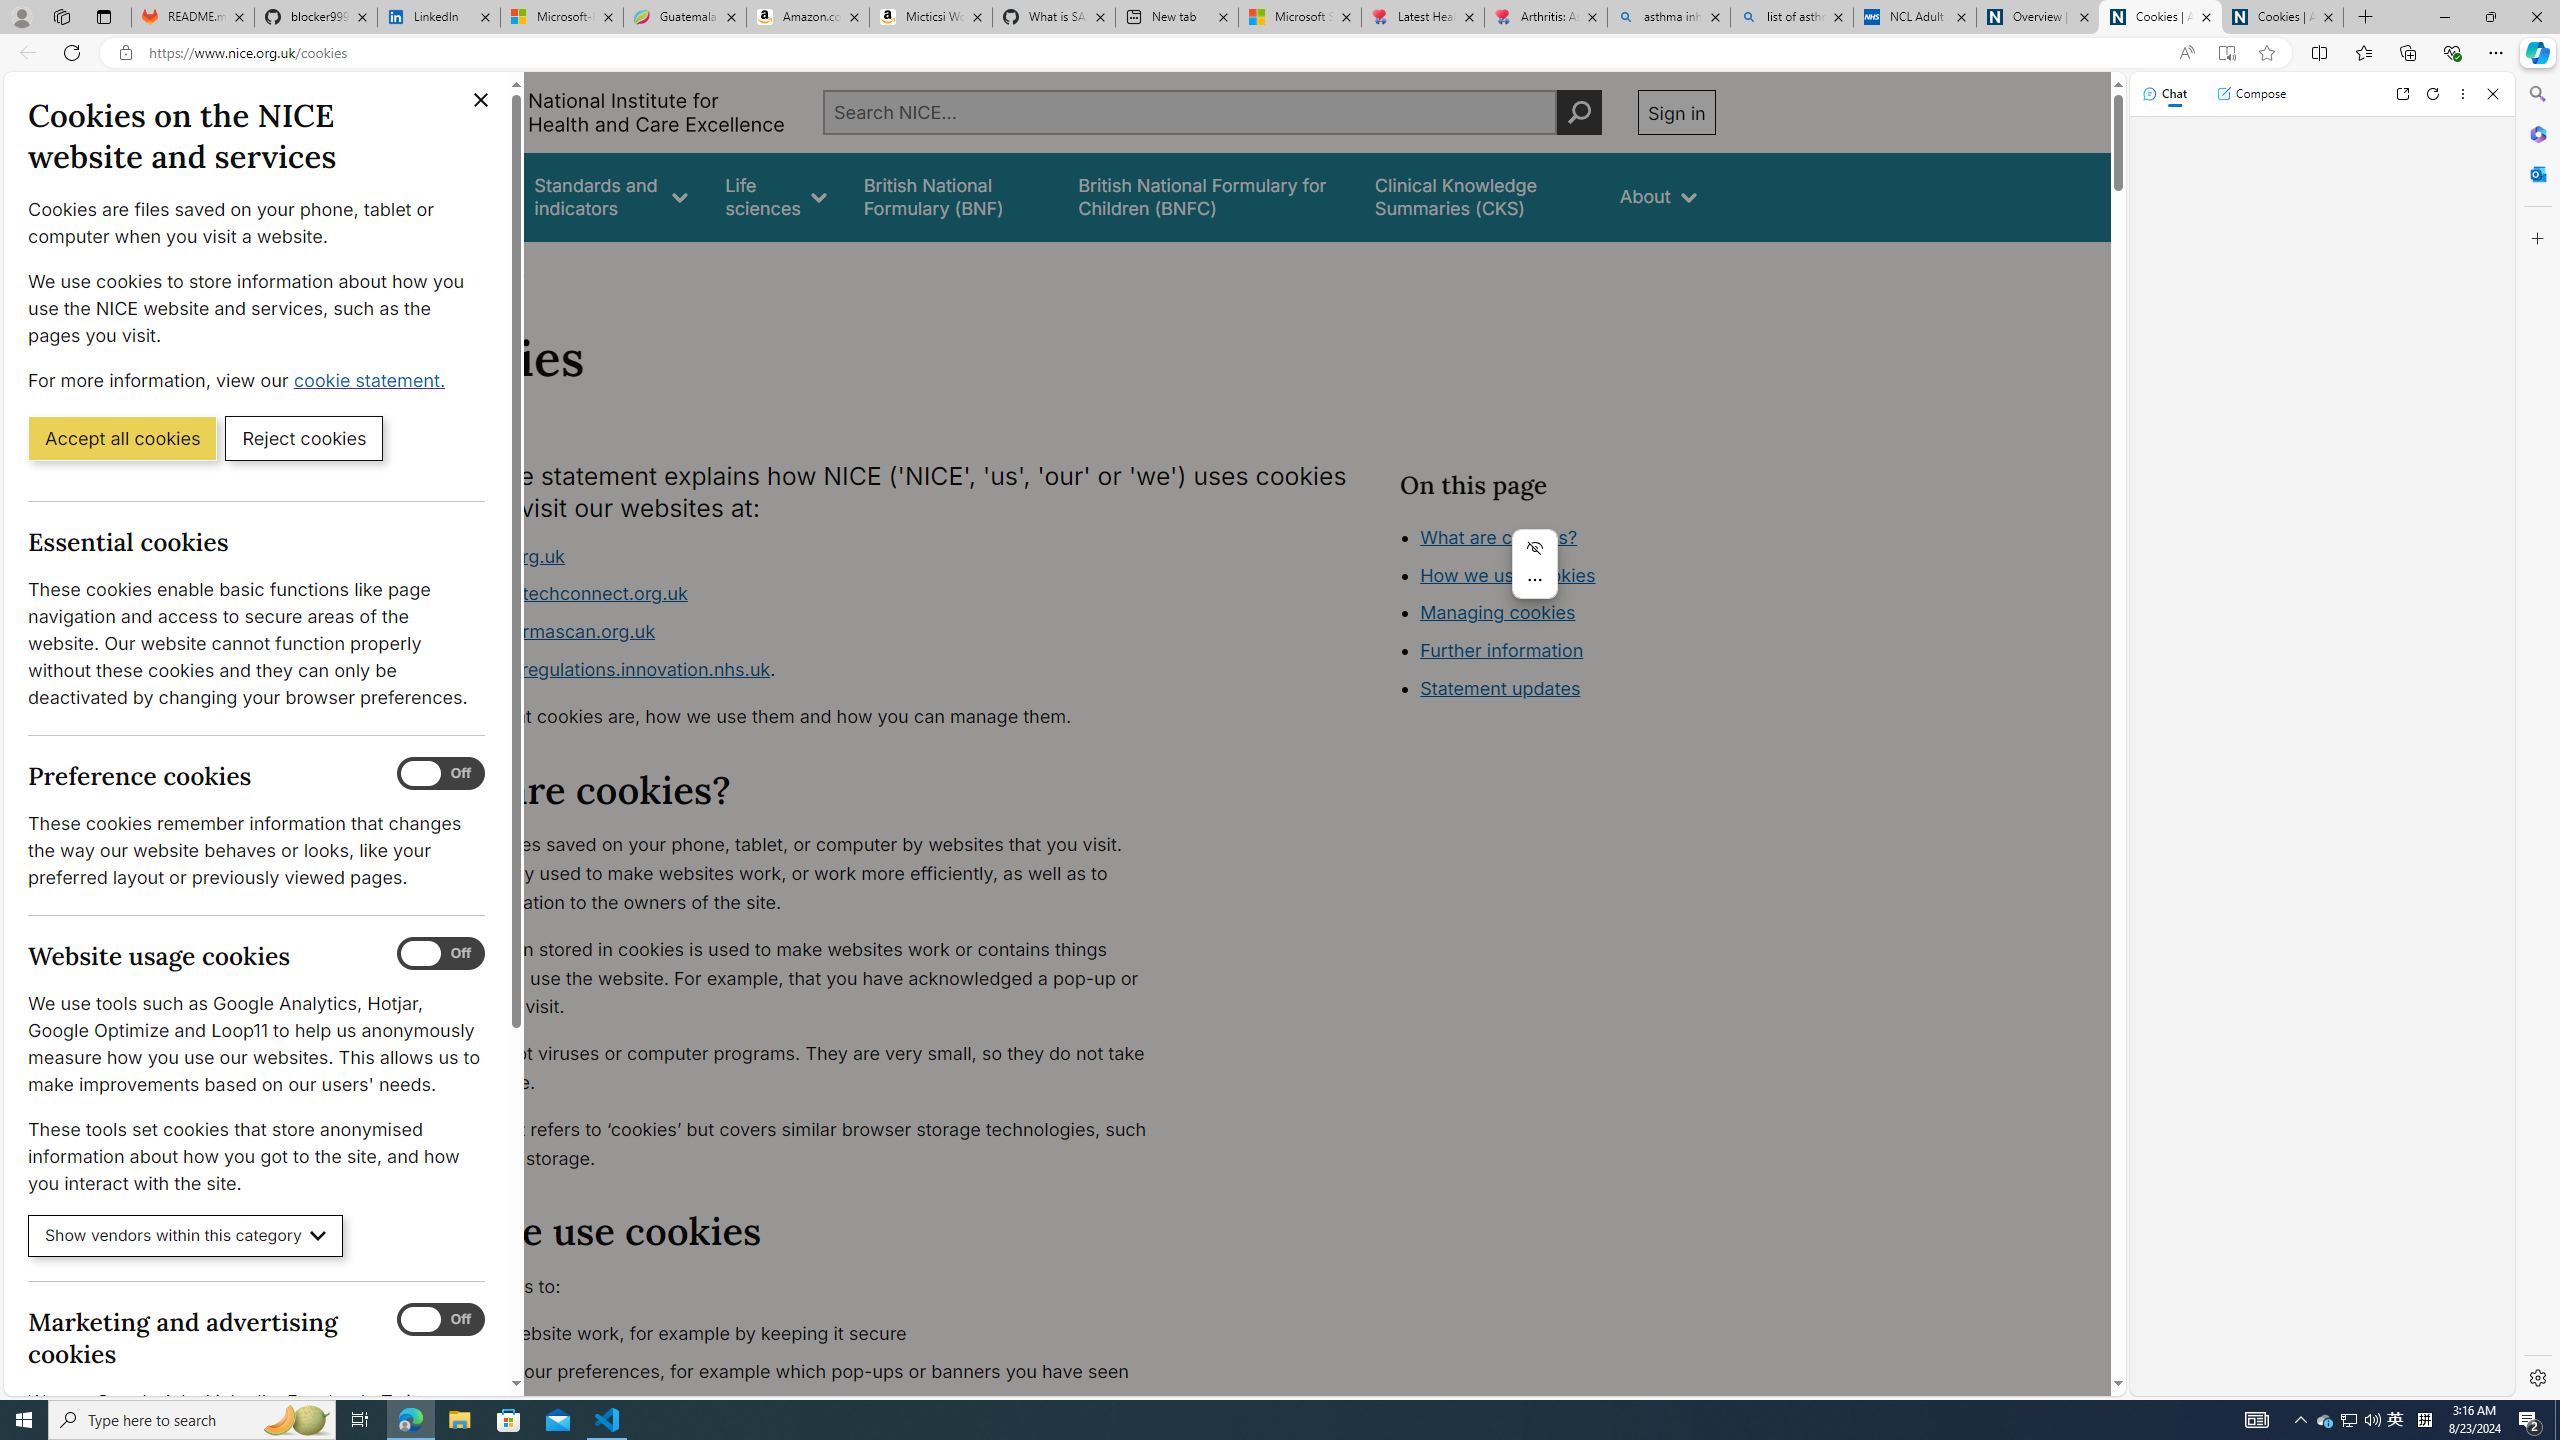  I want to click on 'LinkedIn', so click(439, 16).